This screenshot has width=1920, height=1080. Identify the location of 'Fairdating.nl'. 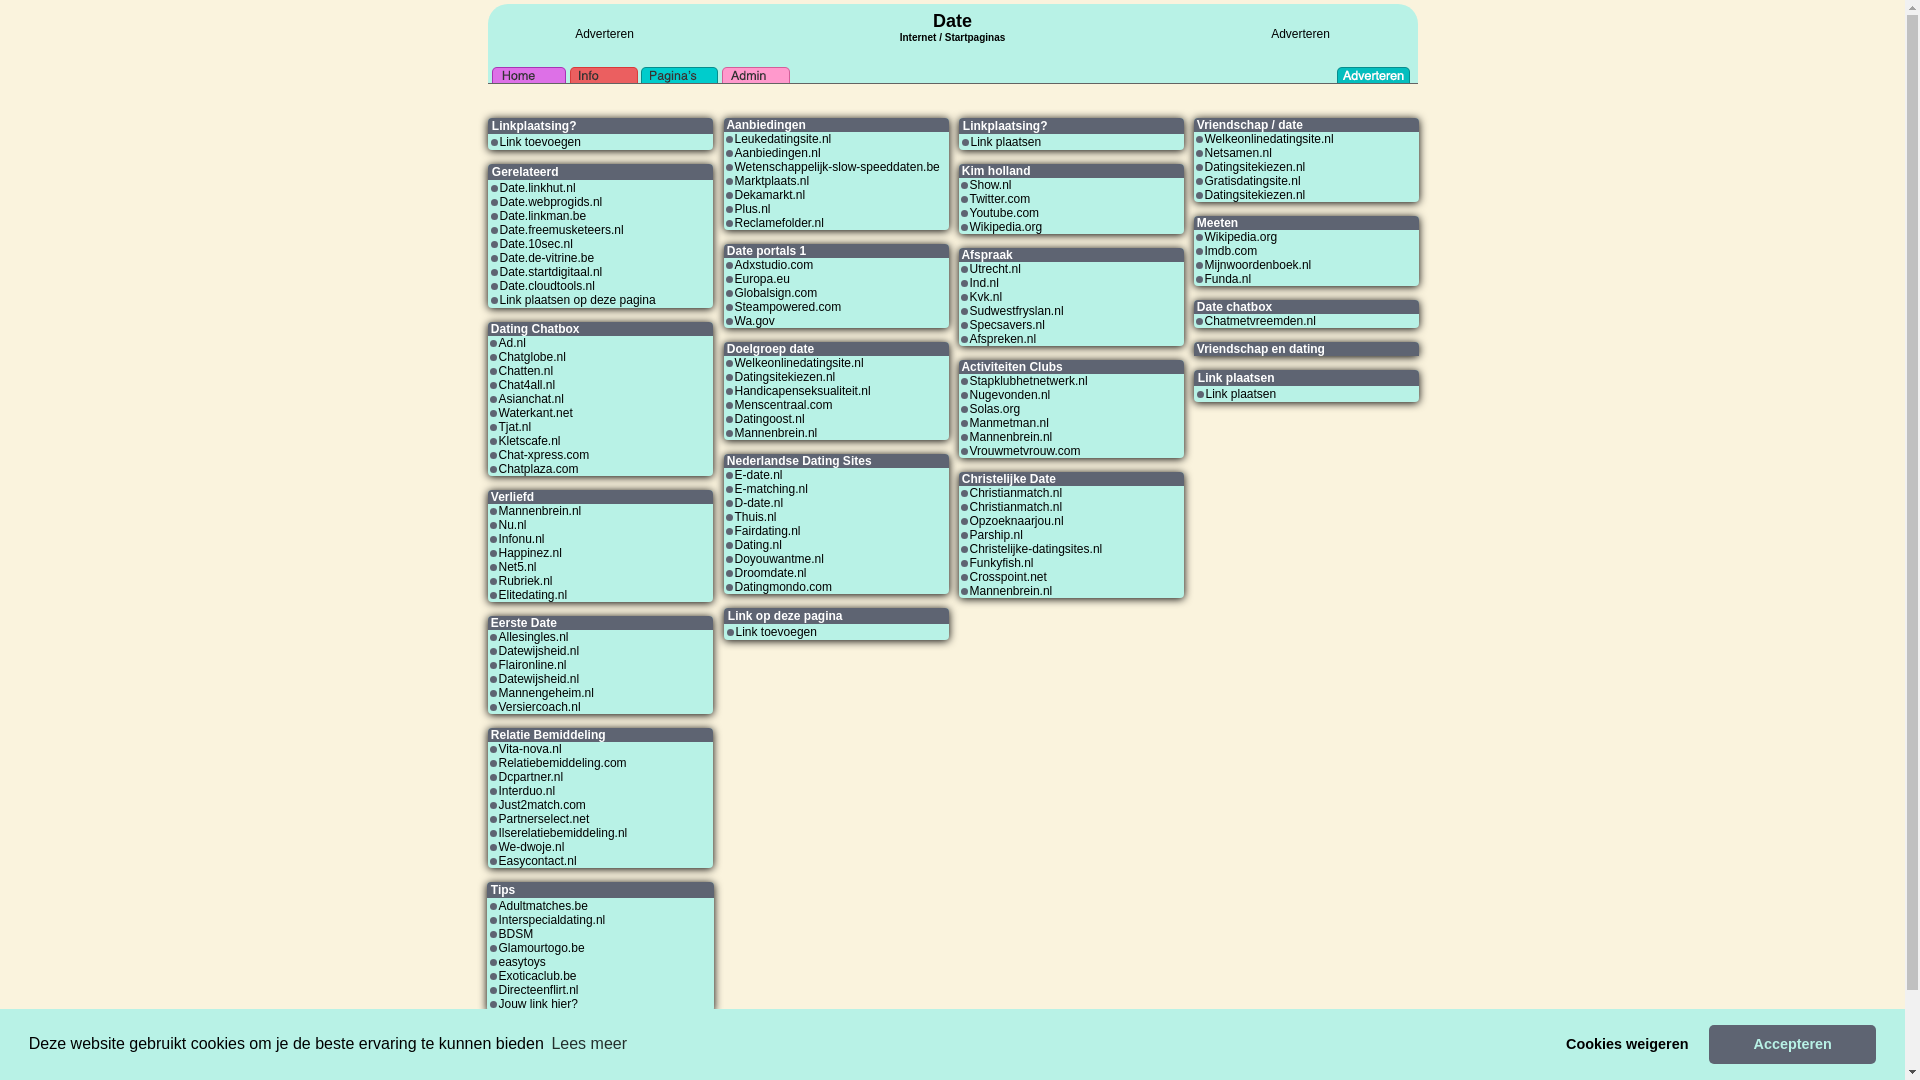
(766, 530).